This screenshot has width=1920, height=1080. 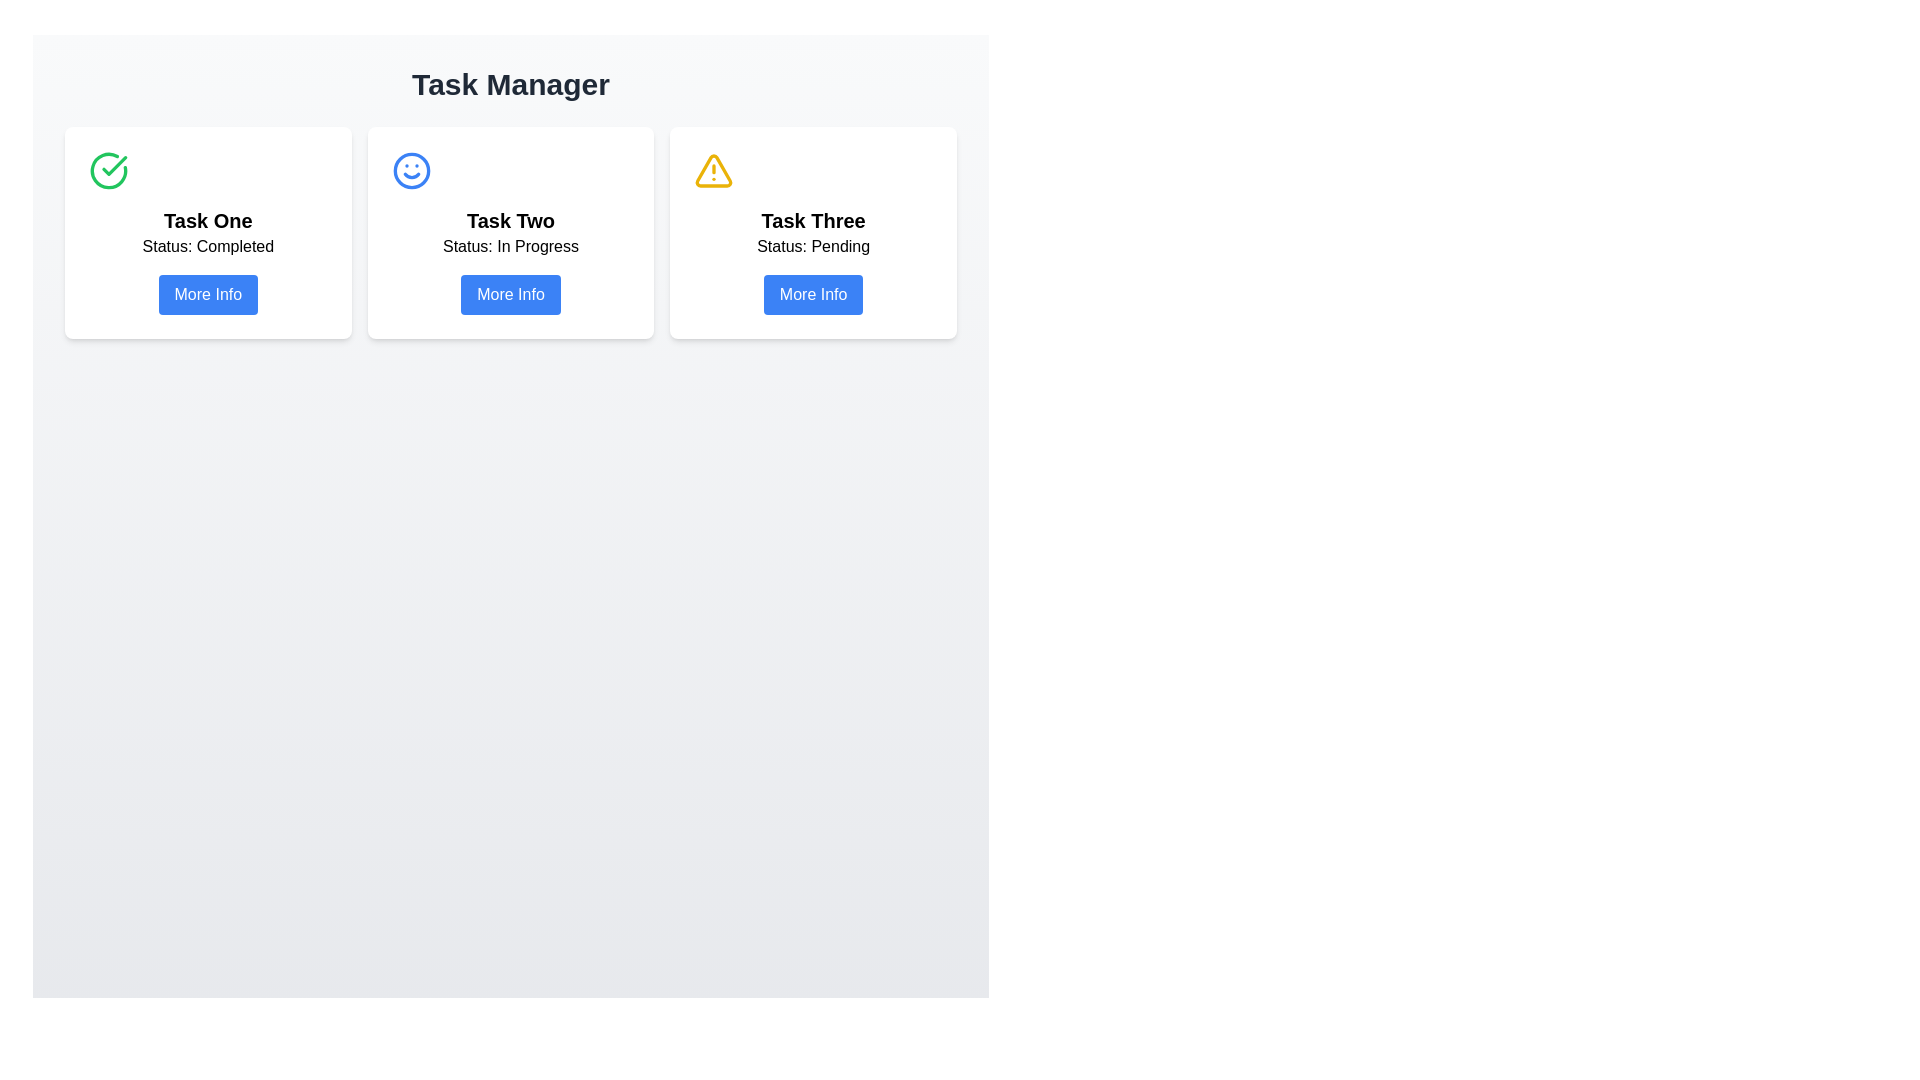 What do you see at coordinates (813, 245) in the screenshot?
I see `the status label located in the third card from the left, centered below 'Task Three' and above the 'More Info' button` at bounding box center [813, 245].